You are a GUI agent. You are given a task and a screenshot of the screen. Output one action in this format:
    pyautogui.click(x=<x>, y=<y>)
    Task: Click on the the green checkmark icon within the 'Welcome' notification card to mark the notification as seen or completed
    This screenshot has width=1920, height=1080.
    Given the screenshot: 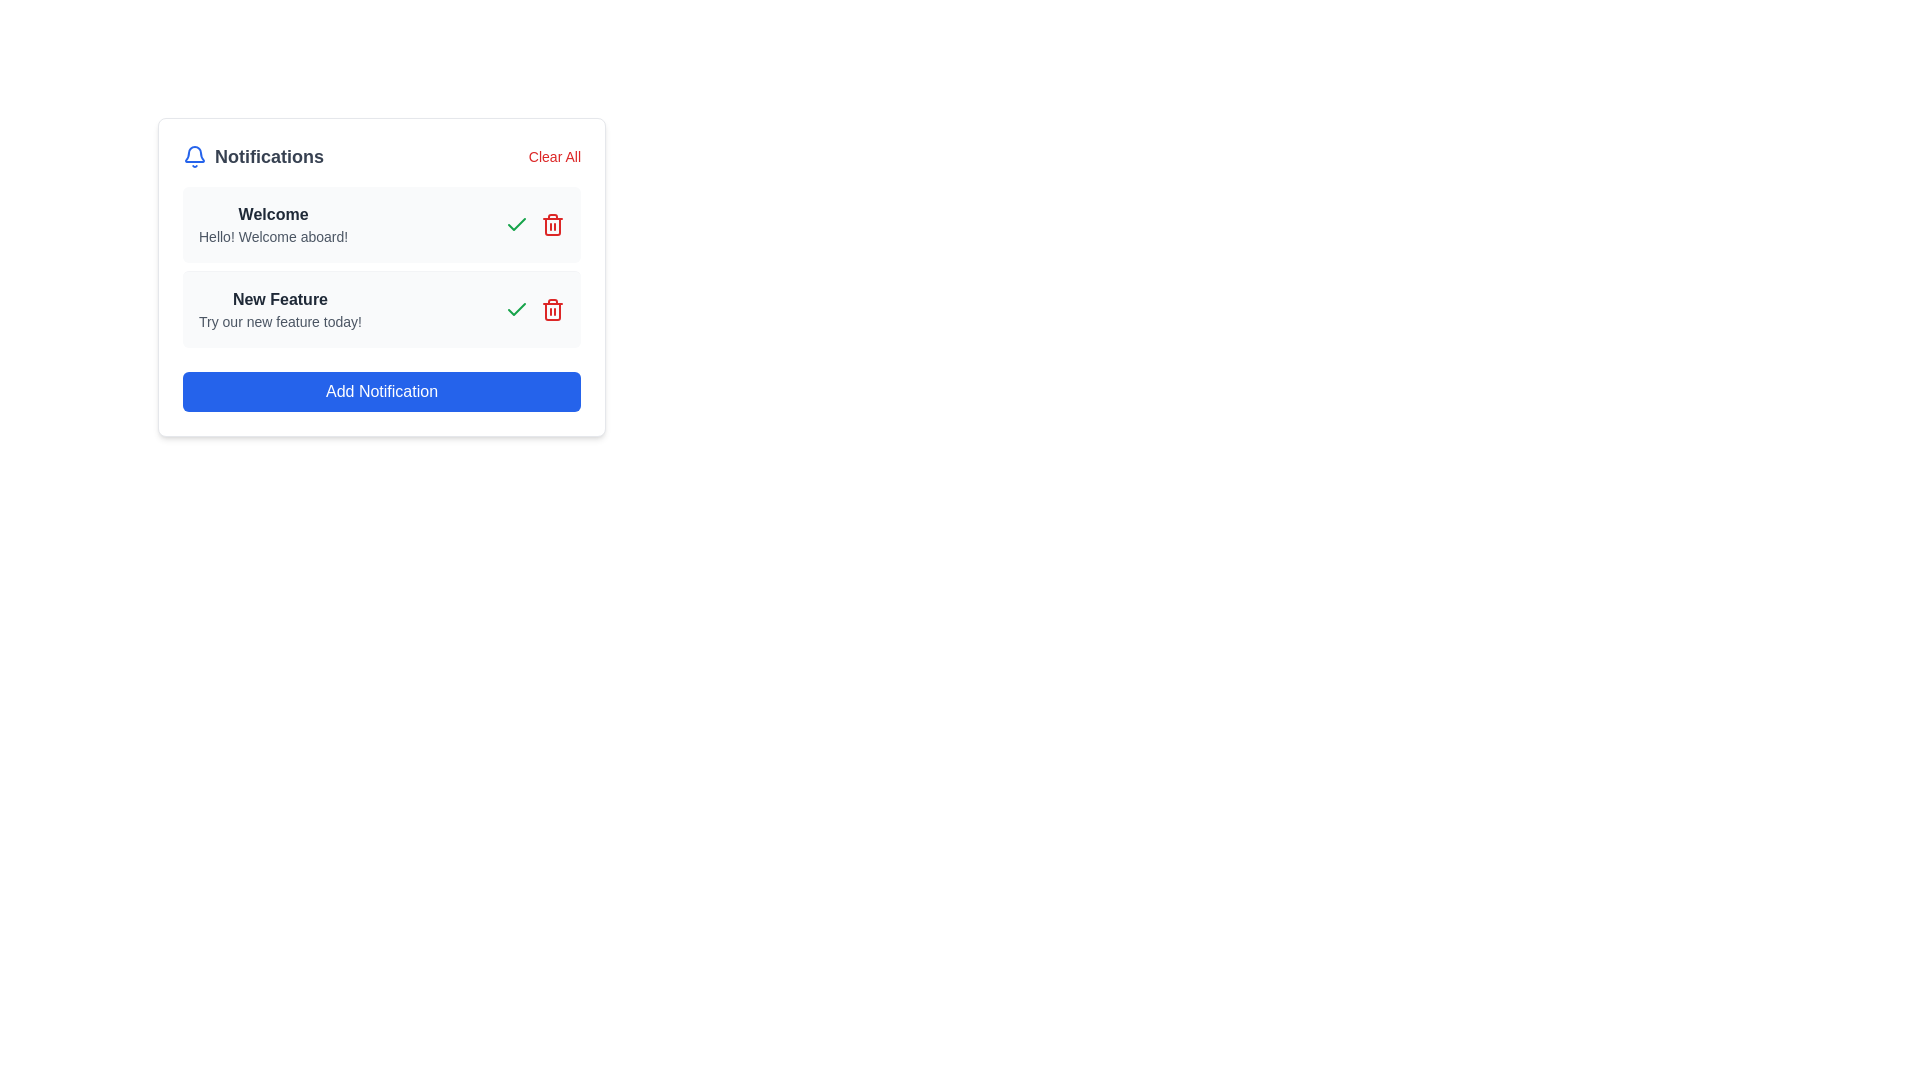 What is the action you would take?
    pyautogui.click(x=517, y=224)
    